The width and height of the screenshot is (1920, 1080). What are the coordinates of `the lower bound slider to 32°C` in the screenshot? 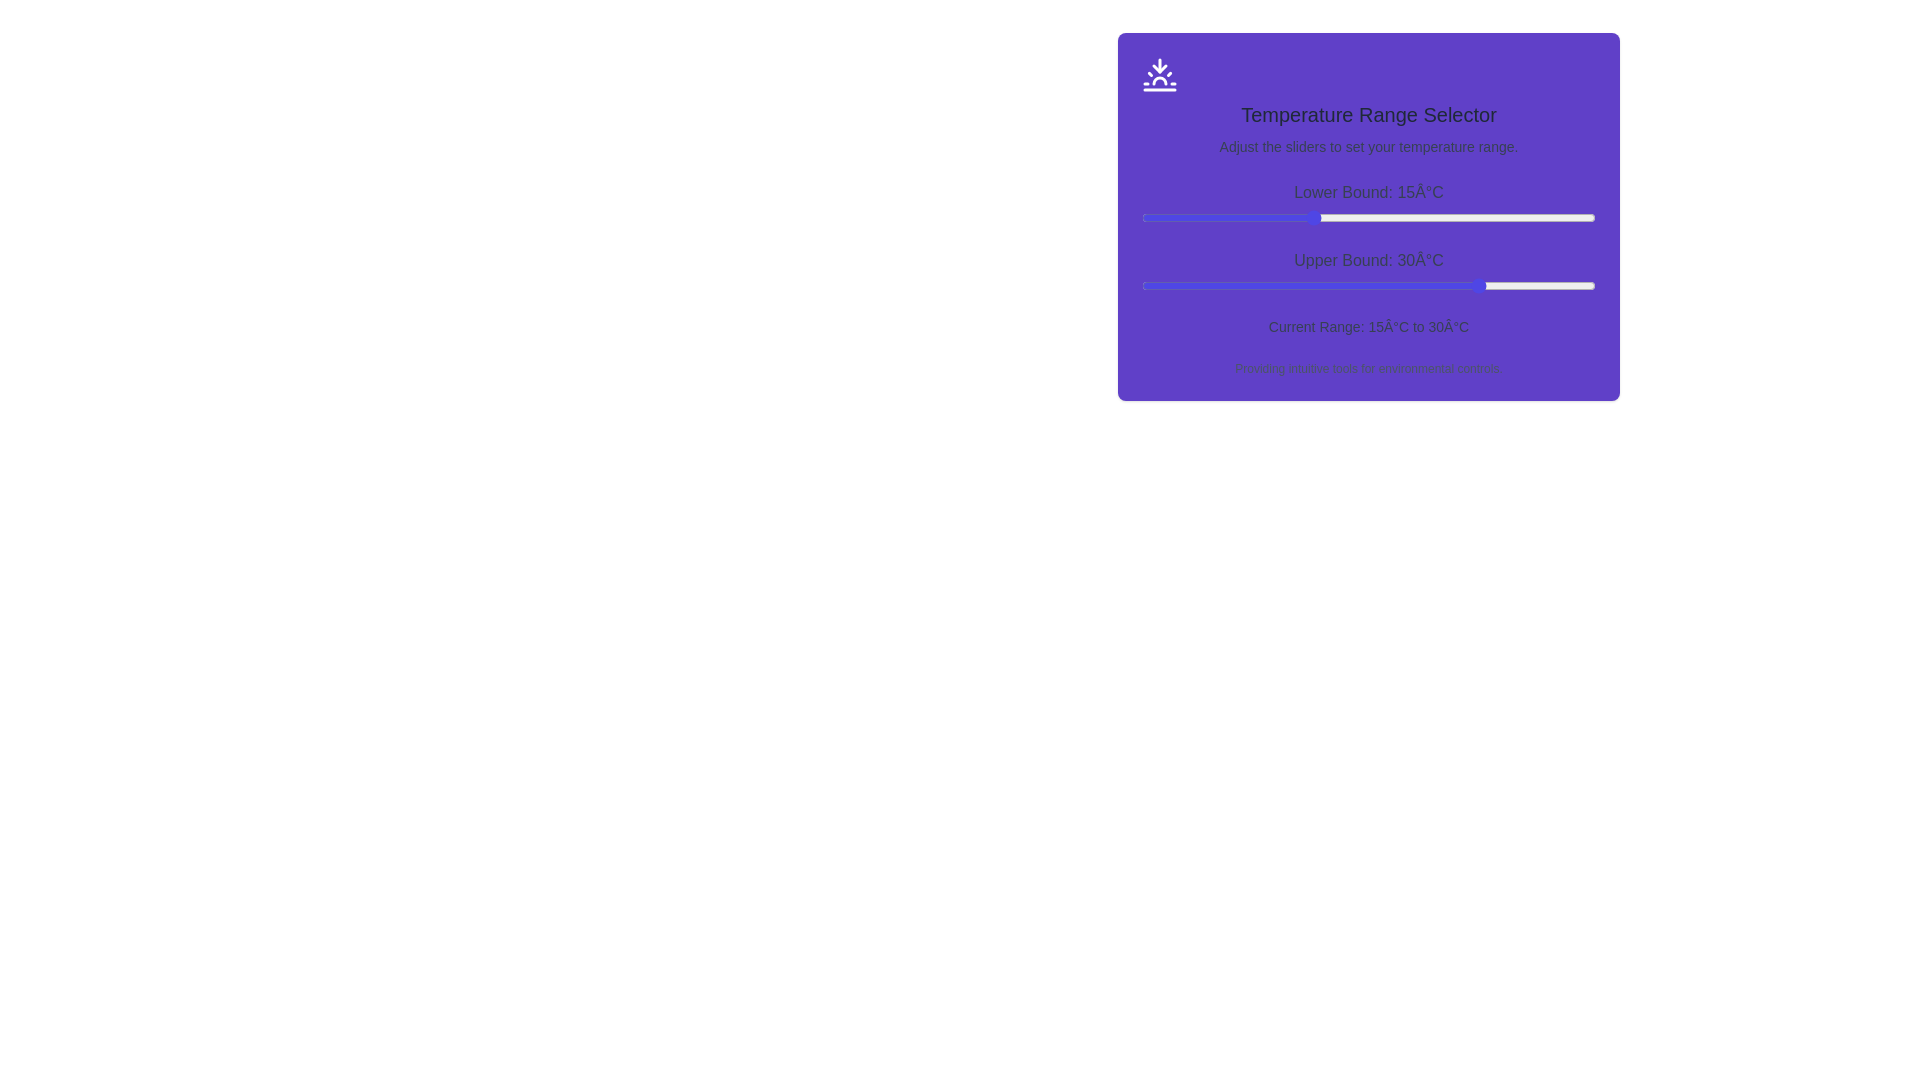 It's located at (1505, 218).